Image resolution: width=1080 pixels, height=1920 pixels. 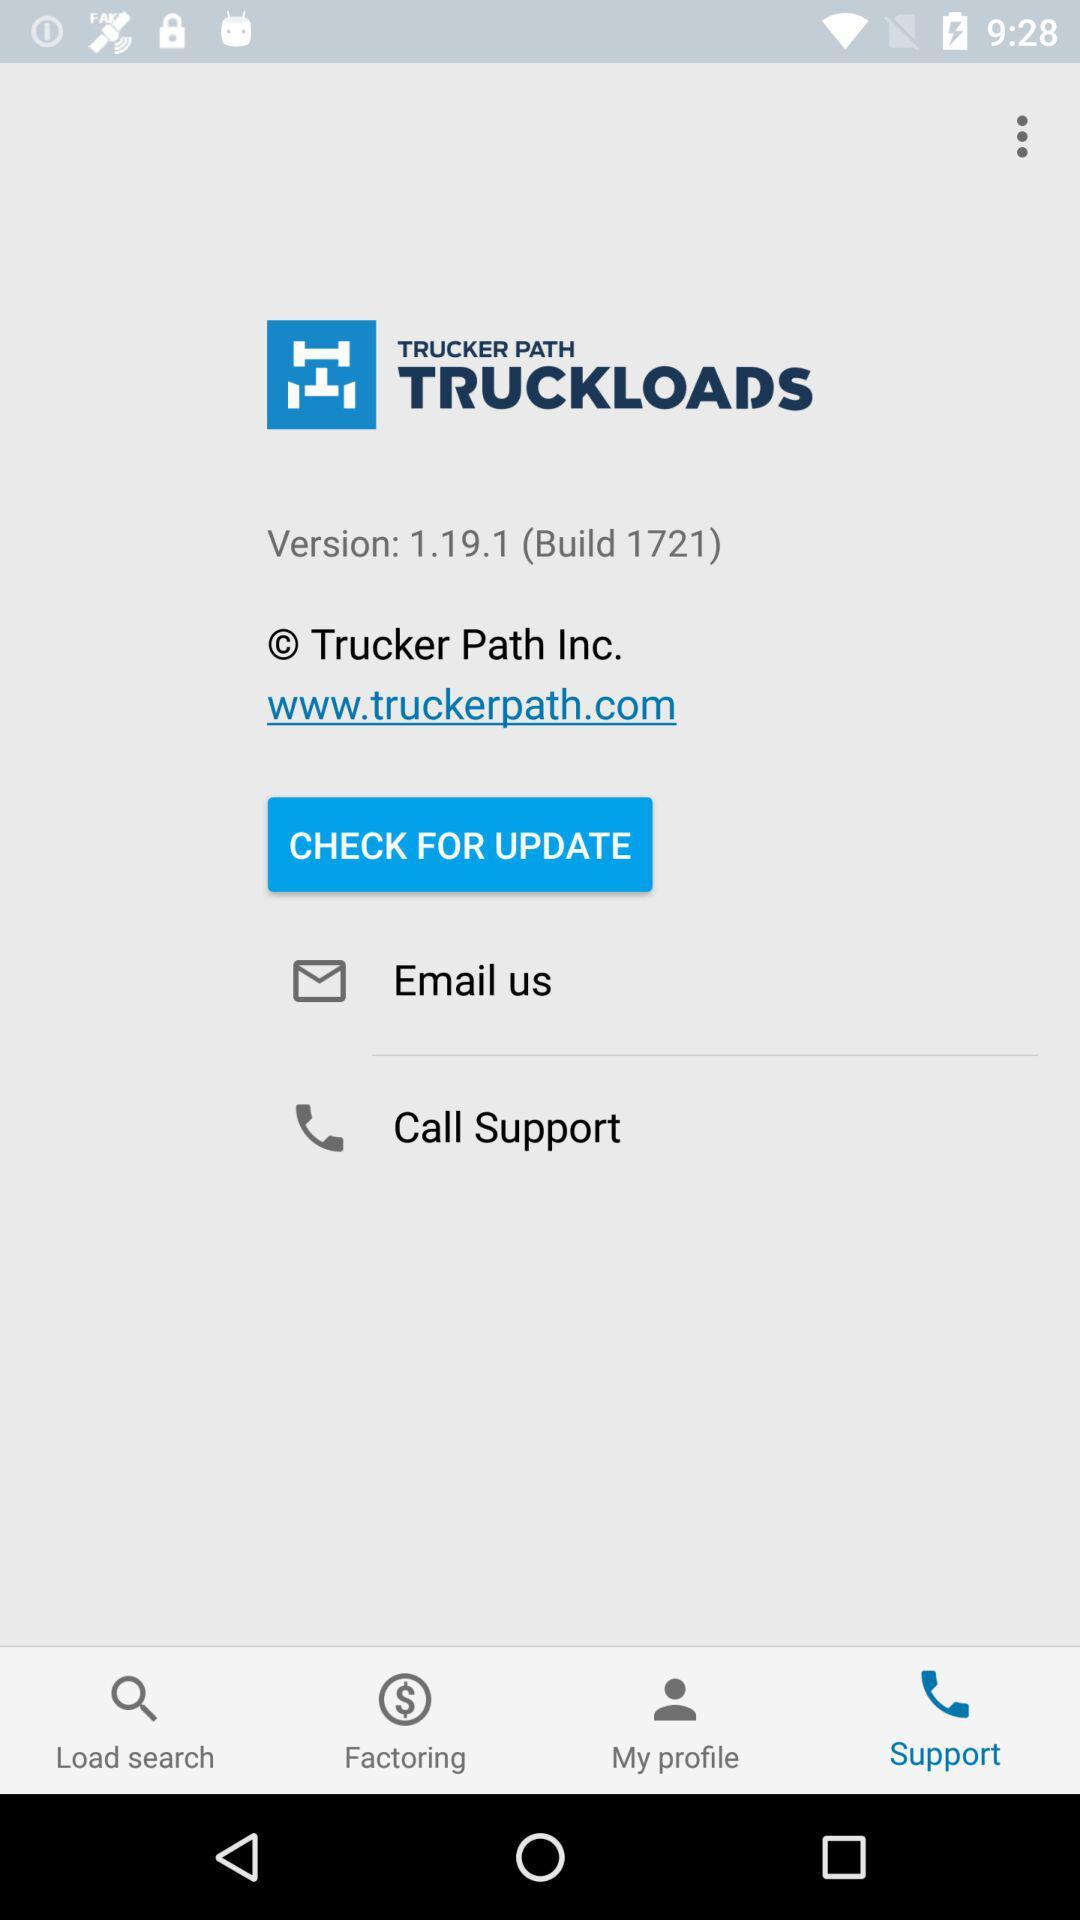 I want to click on option below check for update button, so click(x=652, y=981).